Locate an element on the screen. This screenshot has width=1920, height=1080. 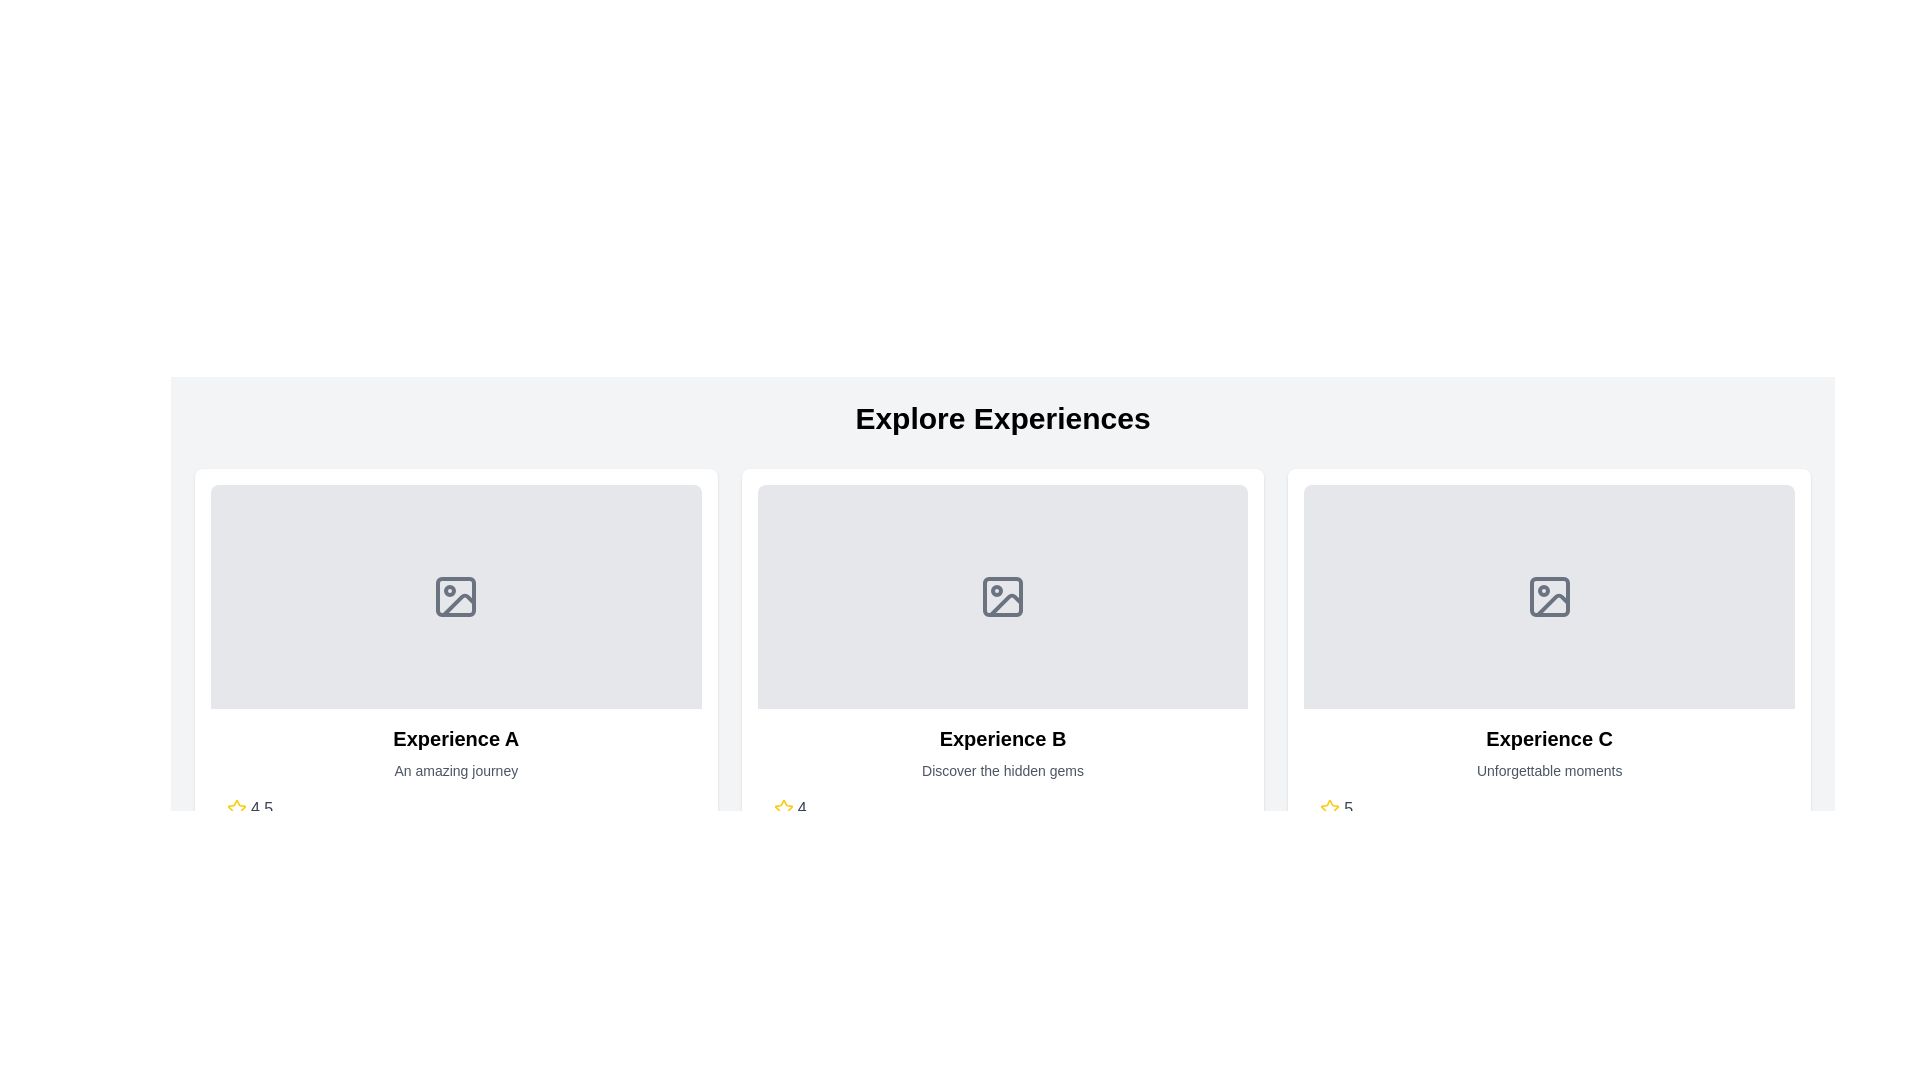
the Information display card located in the first column under the 'Explore Experiences' heading, which presents a specific offering or experience with its title, description, and user rating is located at coordinates (455, 771).